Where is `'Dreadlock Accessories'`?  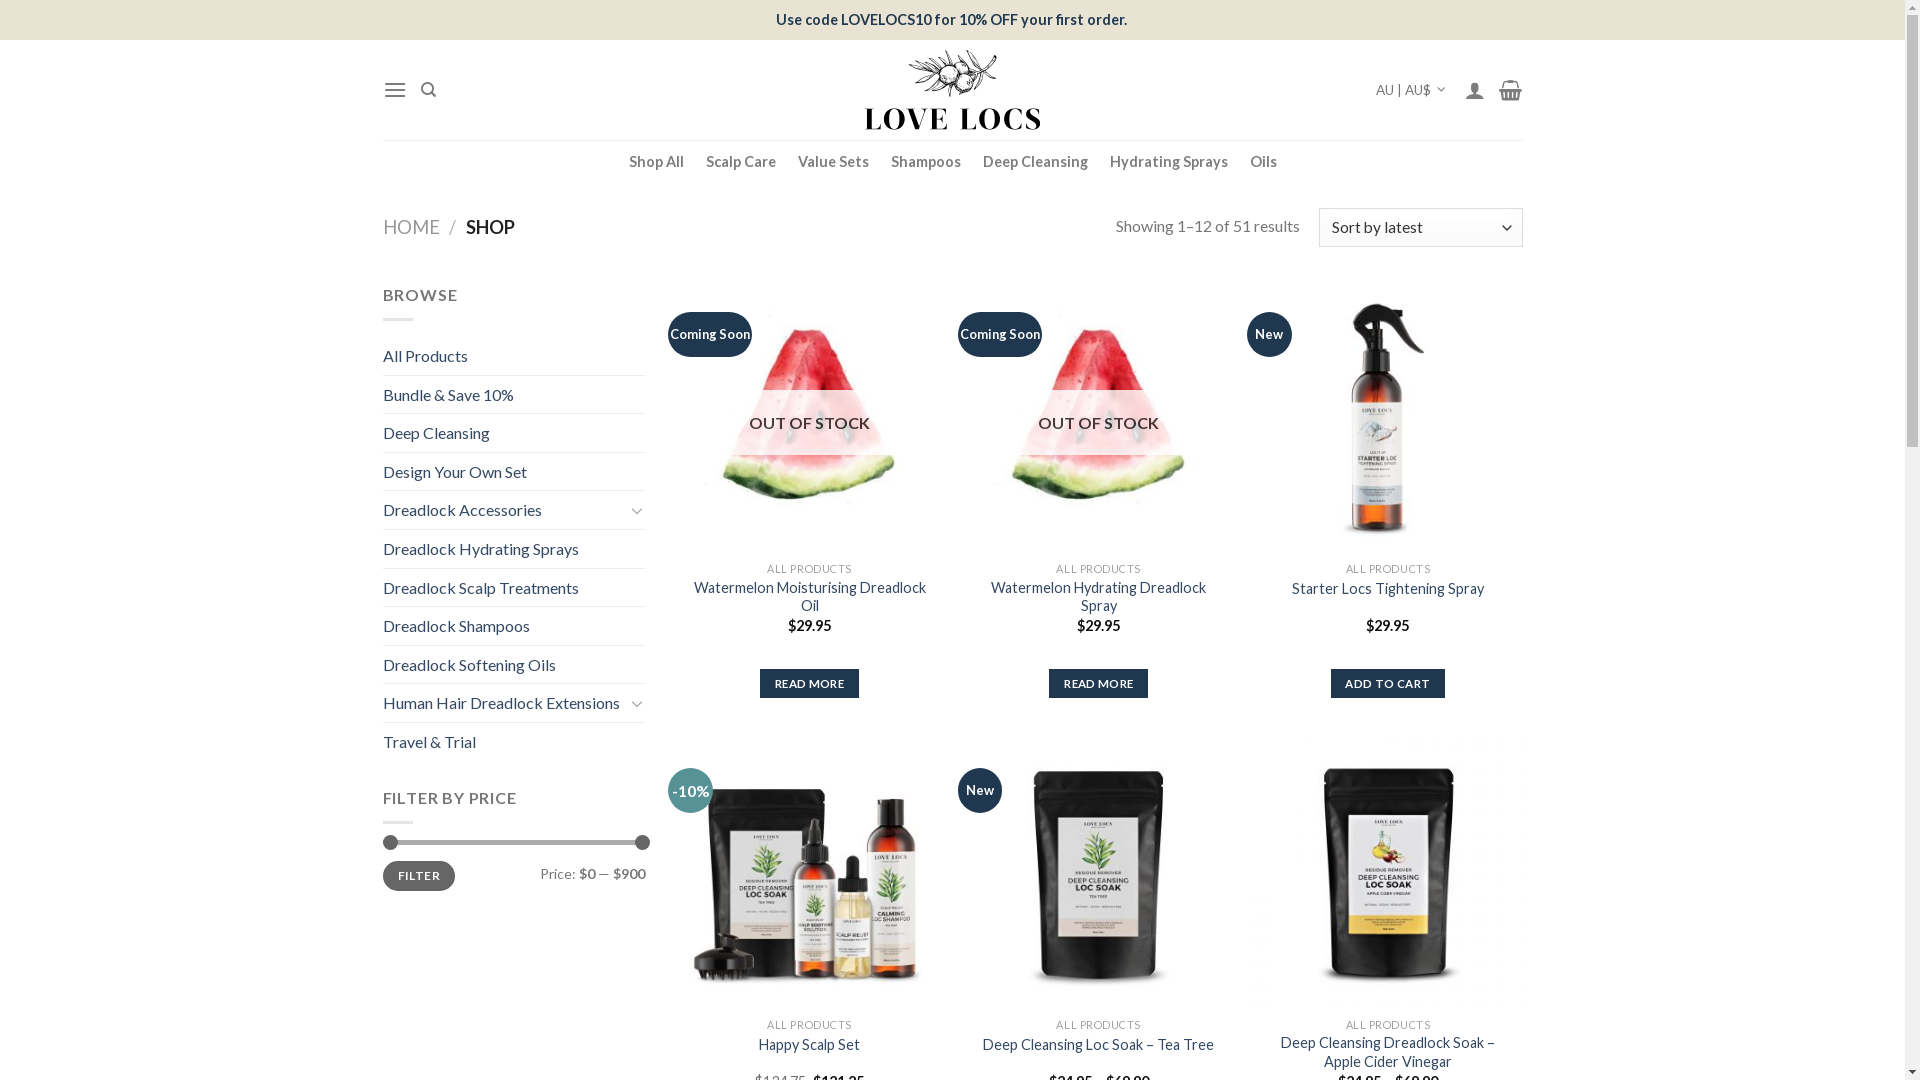
'Dreadlock Accessories' is located at coordinates (503, 508).